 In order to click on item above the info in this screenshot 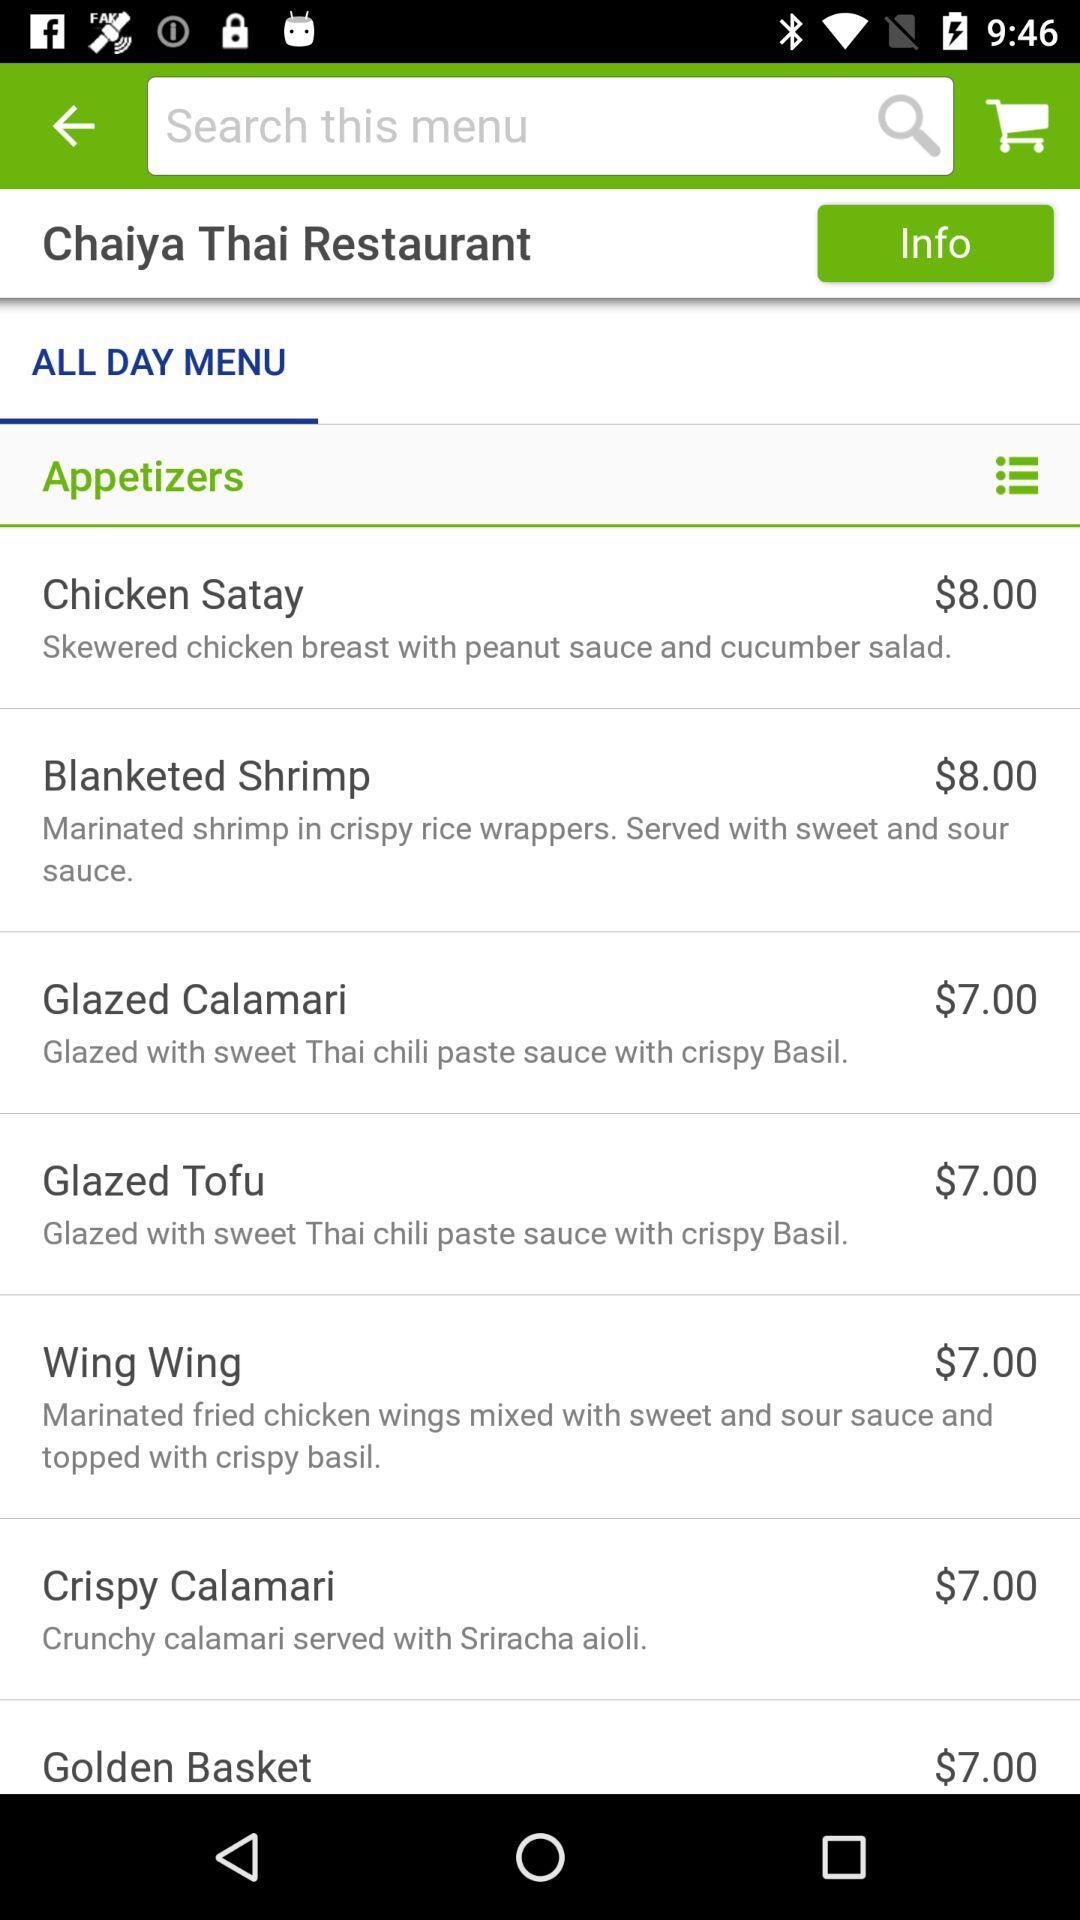, I will do `click(909, 124)`.